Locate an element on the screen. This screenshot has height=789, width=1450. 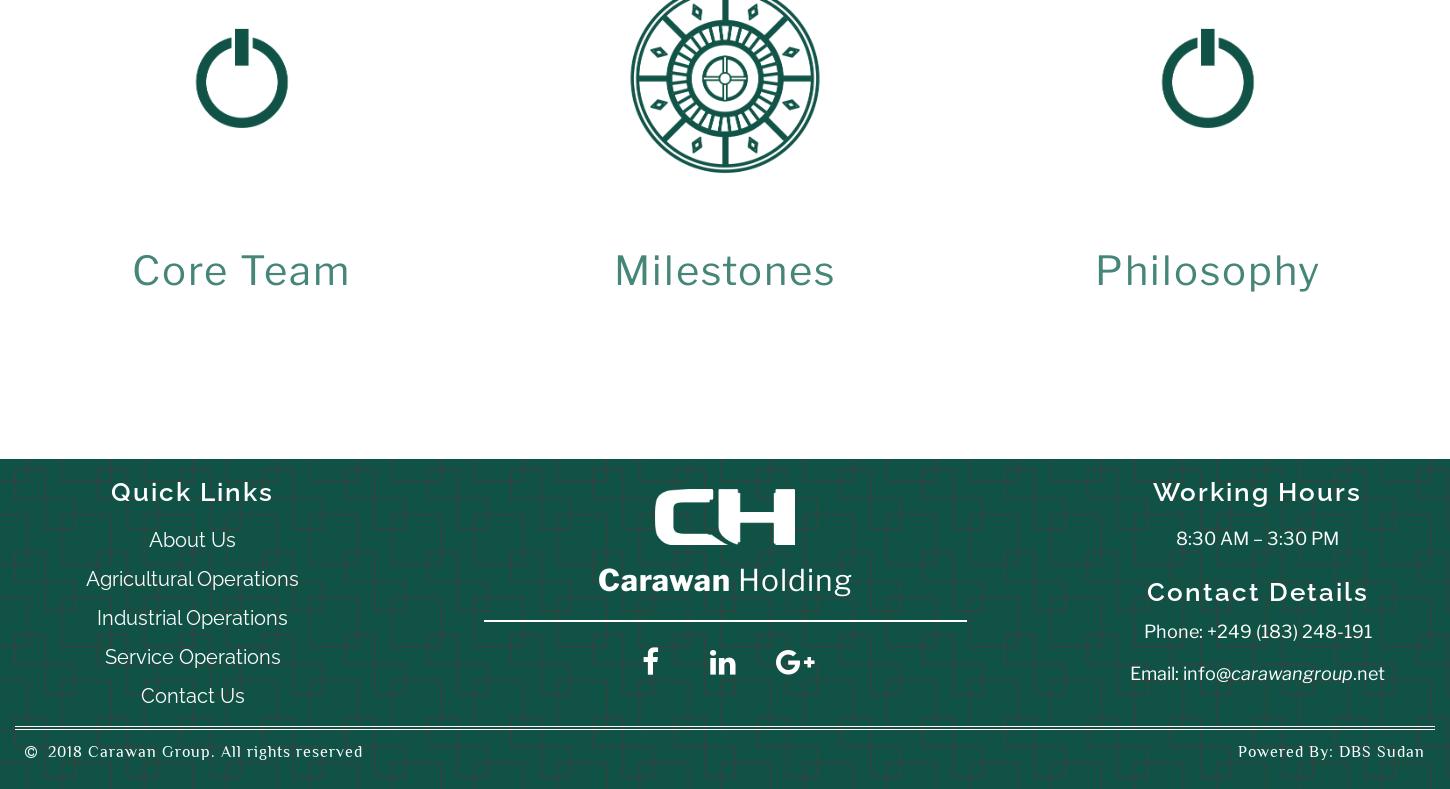
'About Us' is located at coordinates (191, 538).